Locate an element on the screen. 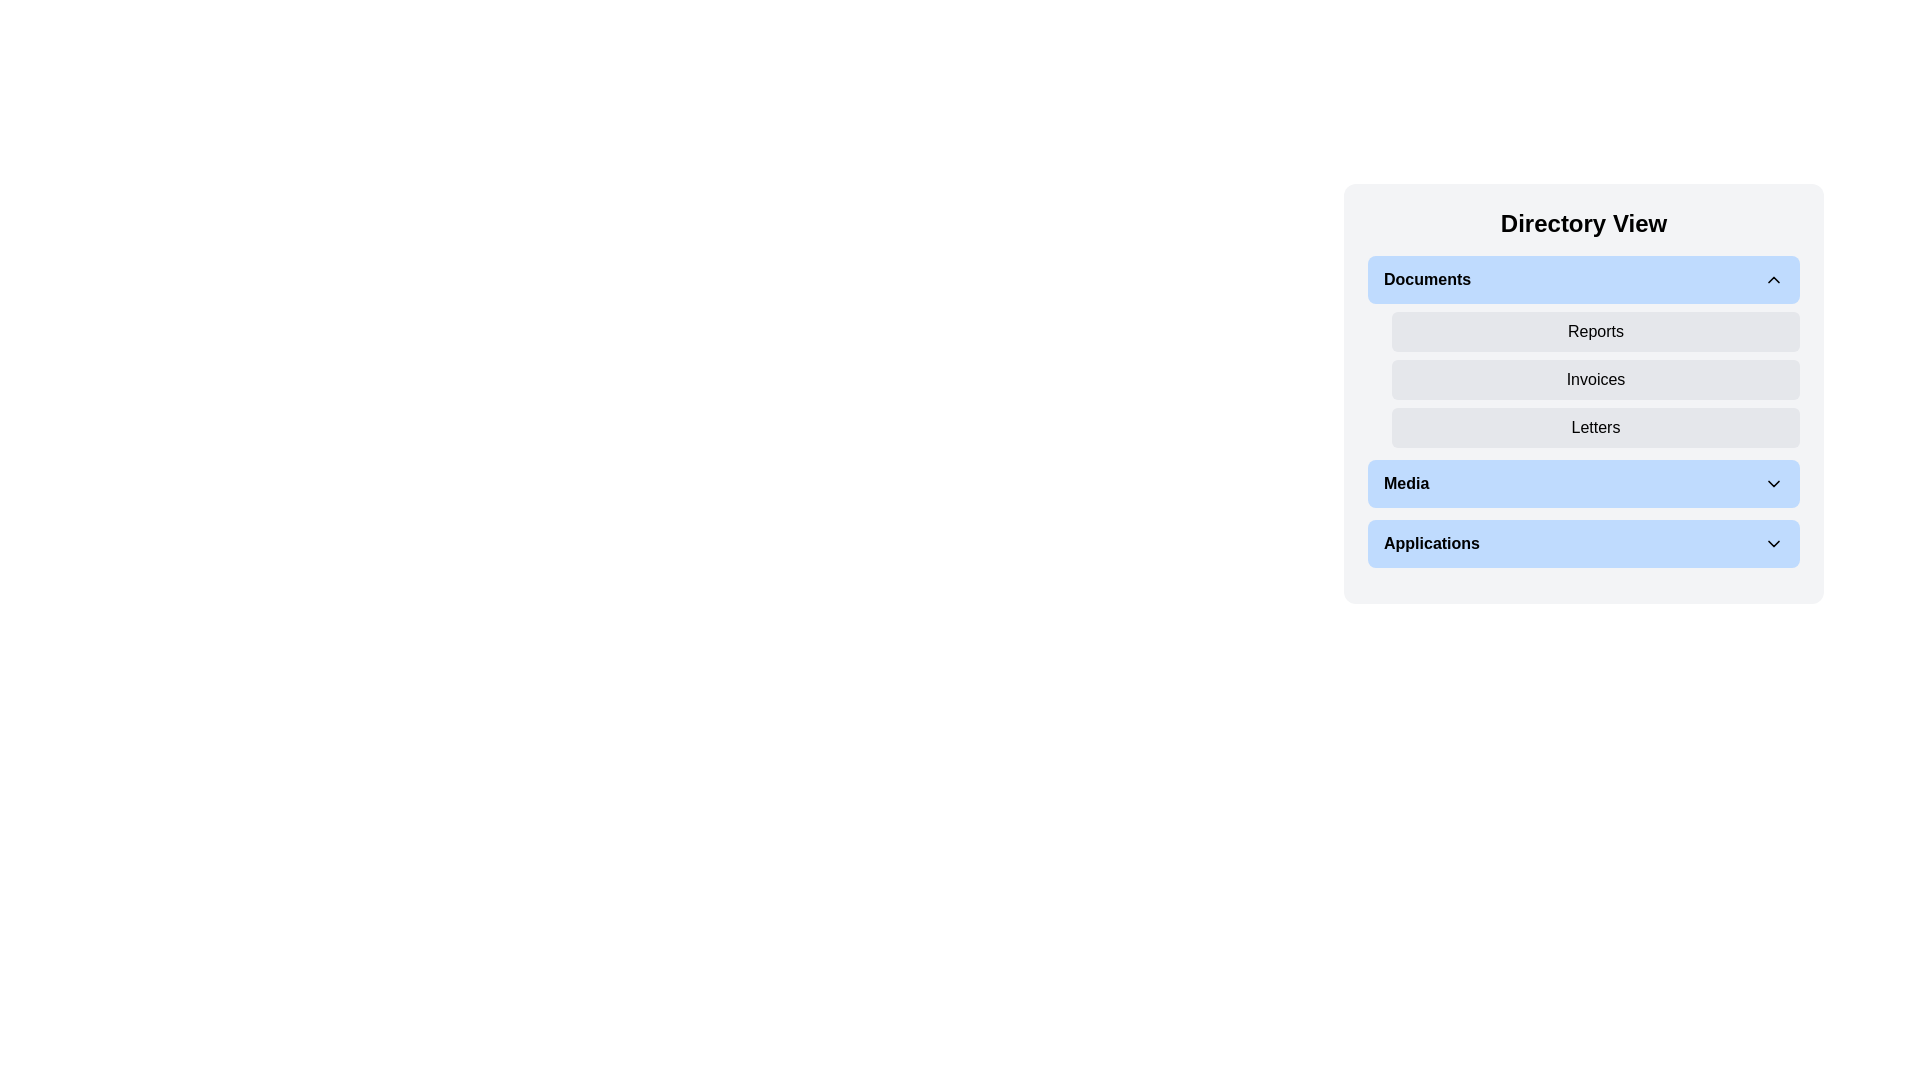 The image size is (1920, 1080). the 'Reports' button located in the 'Documents' section of the 'Directory View' interface is located at coordinates (1595, 330).